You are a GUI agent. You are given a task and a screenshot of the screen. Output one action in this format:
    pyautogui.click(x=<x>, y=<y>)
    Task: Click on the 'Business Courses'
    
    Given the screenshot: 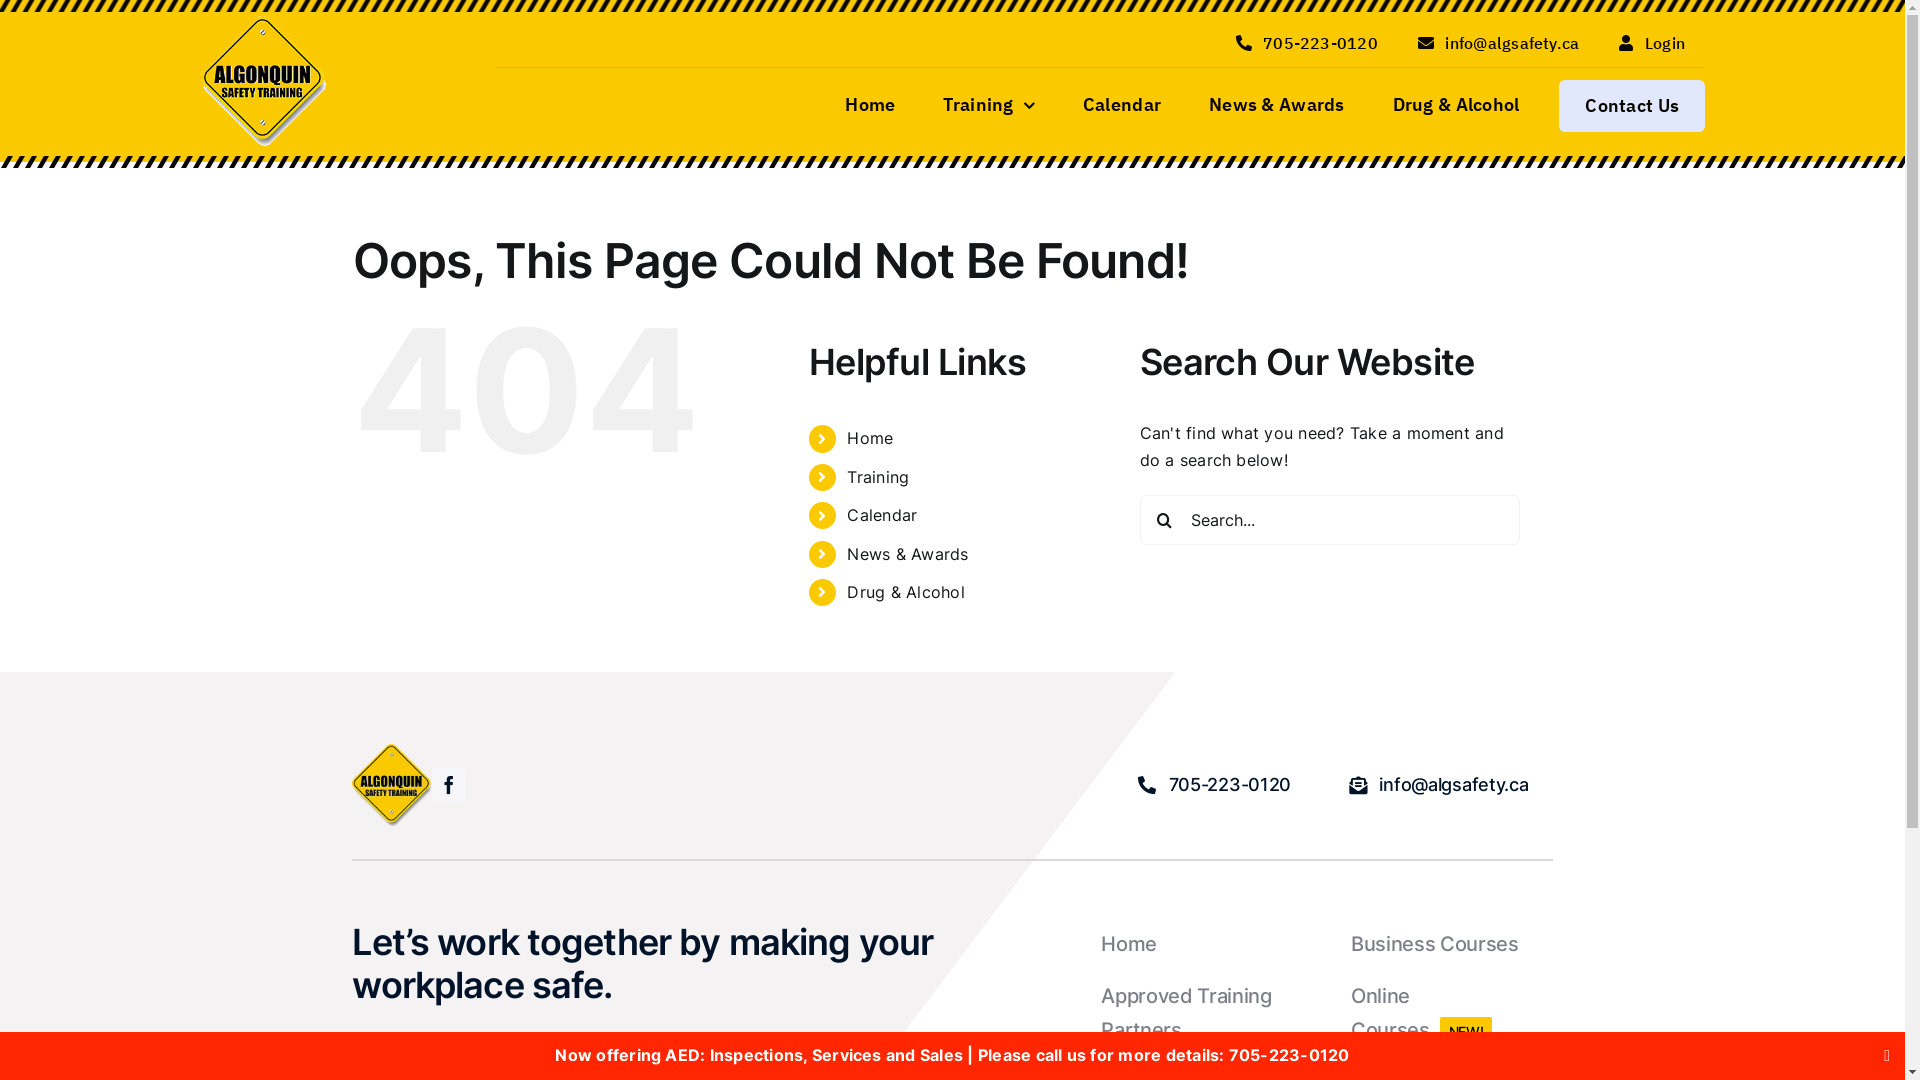 What is the action you would take?
    pyautogui.click(x=1451, y=945)
    